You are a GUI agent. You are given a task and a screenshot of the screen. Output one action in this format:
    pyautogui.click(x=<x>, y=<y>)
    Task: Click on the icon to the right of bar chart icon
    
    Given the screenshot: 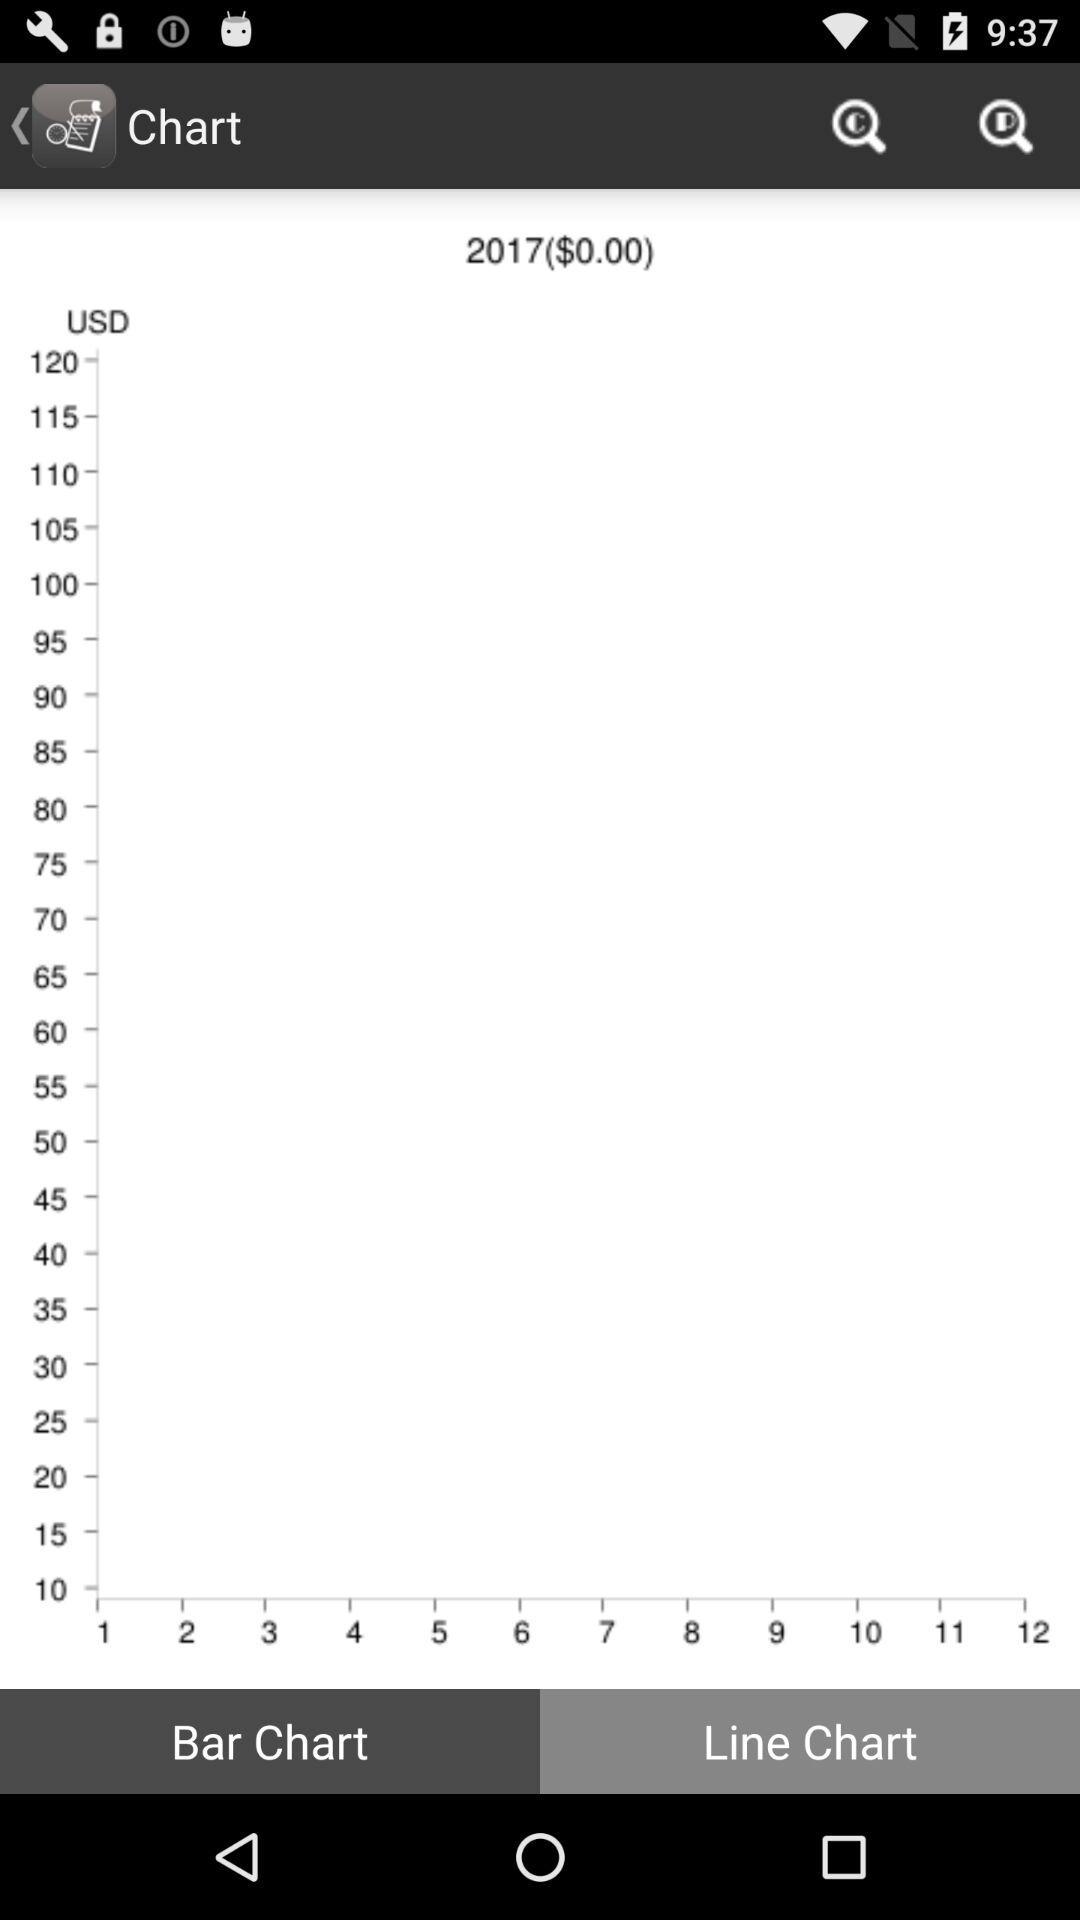 What is the action you would take?
    pyautogui.click(x=810, y=1740)
    